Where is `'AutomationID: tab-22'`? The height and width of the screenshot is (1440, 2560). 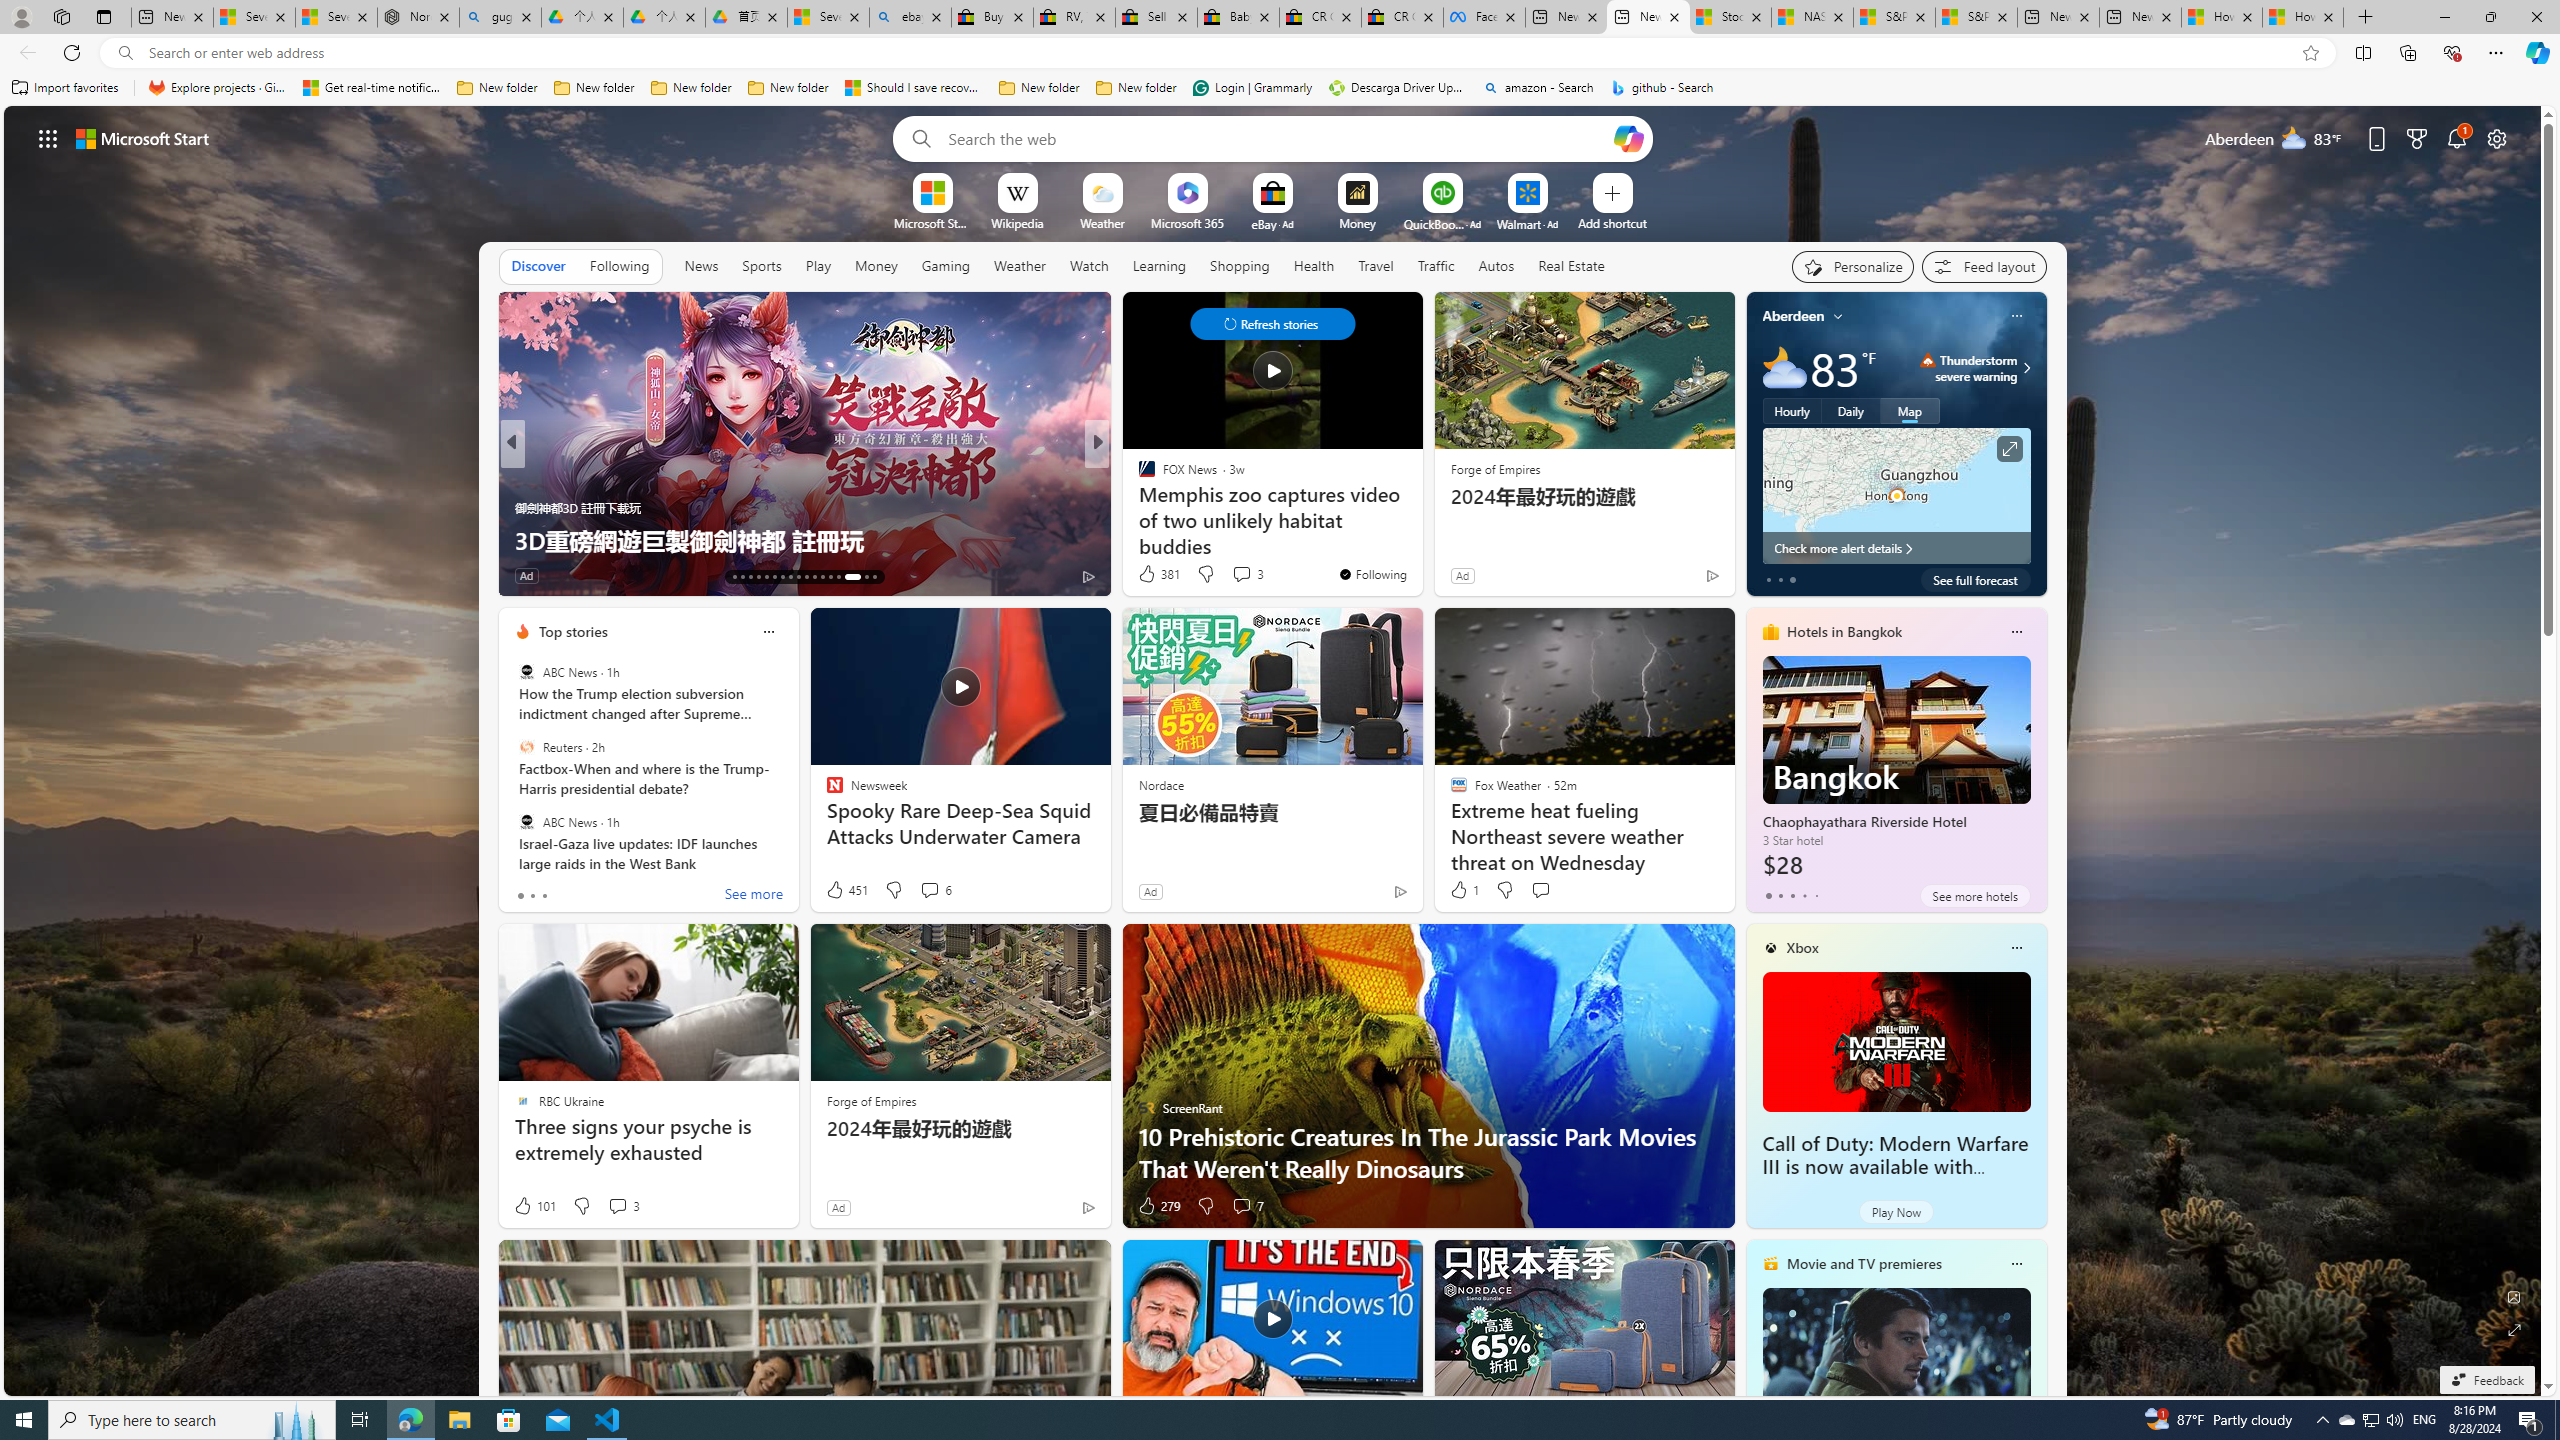
'AutomationID: tab-22' is located at coordinates (806, 577).